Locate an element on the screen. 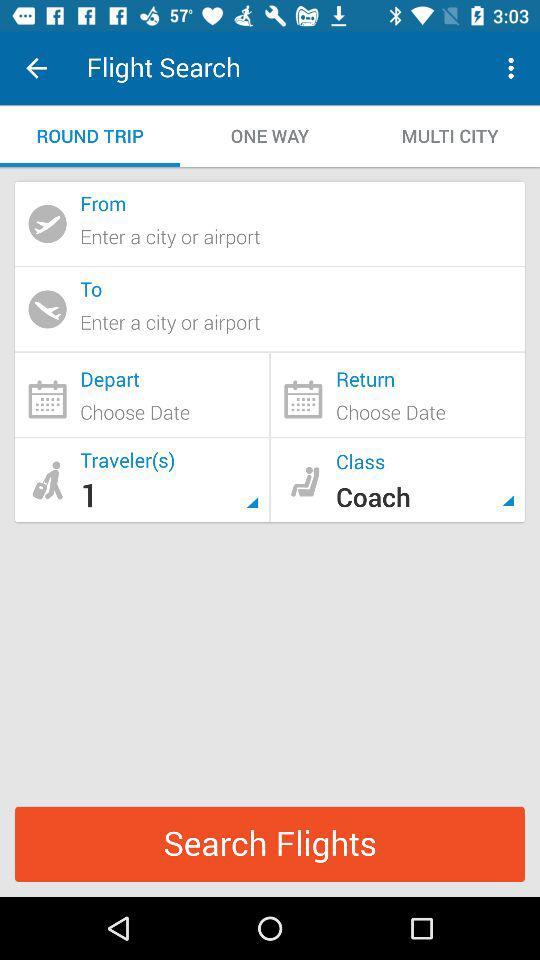 The image size is (540, 960). the icon flight left to from is located at coordinates (47, 223).